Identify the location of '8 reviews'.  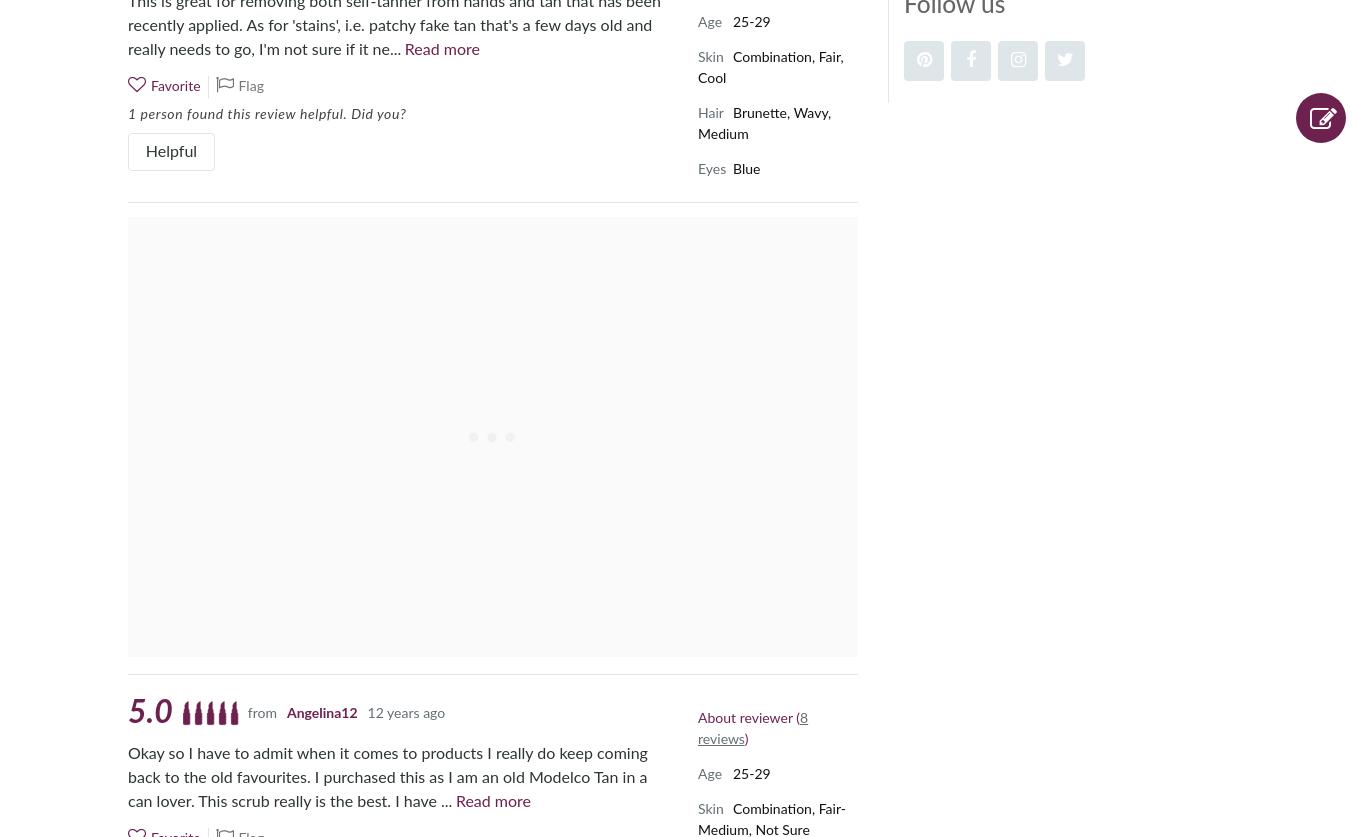
(752, 727).